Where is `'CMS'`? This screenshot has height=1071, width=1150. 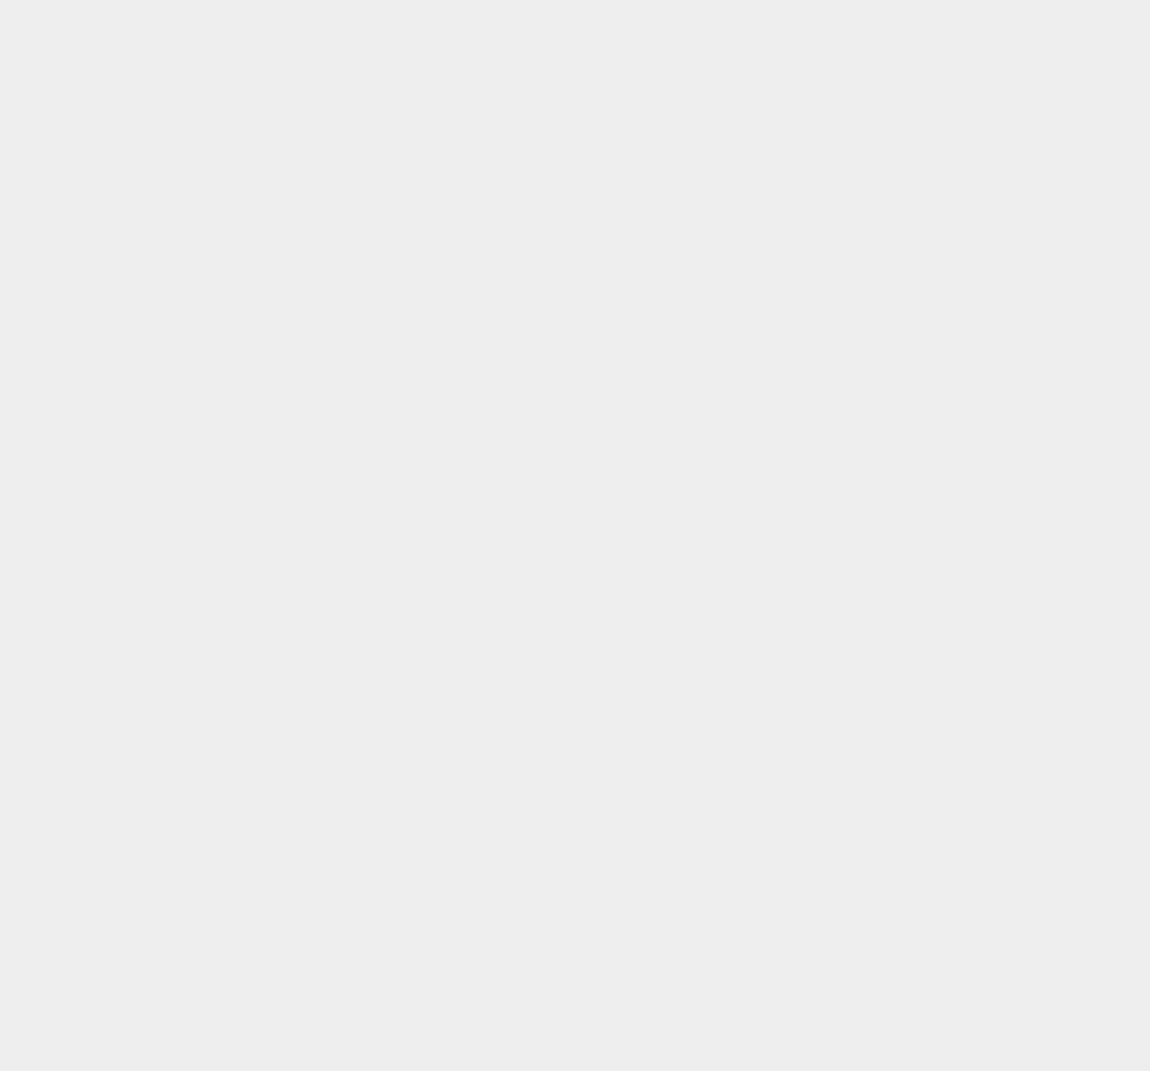
'CMS' is located at coordinates (826, 57).